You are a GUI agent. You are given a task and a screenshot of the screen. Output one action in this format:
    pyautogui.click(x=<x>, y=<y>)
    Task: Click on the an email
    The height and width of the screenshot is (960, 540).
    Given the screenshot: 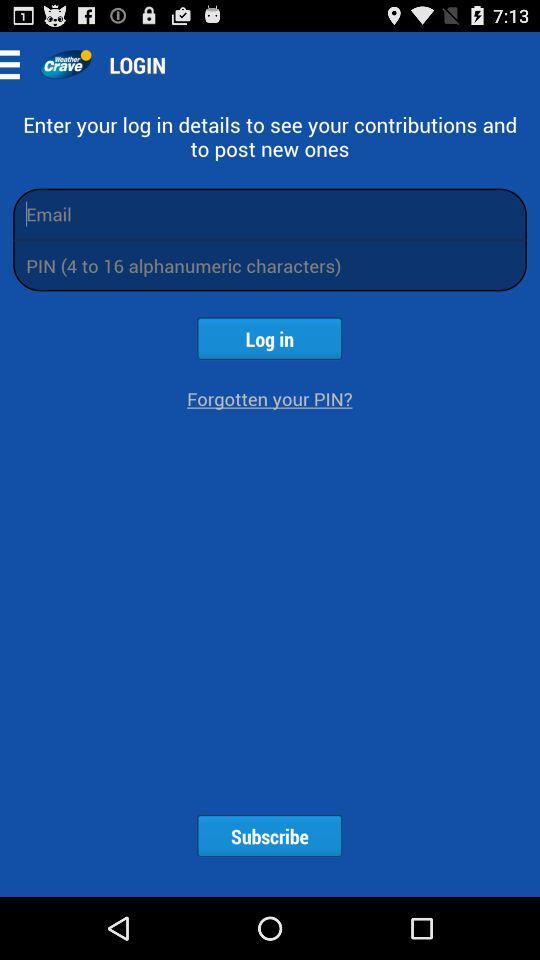 What is the action you would take?
    pyautogui.click(x=270, y=213)
    